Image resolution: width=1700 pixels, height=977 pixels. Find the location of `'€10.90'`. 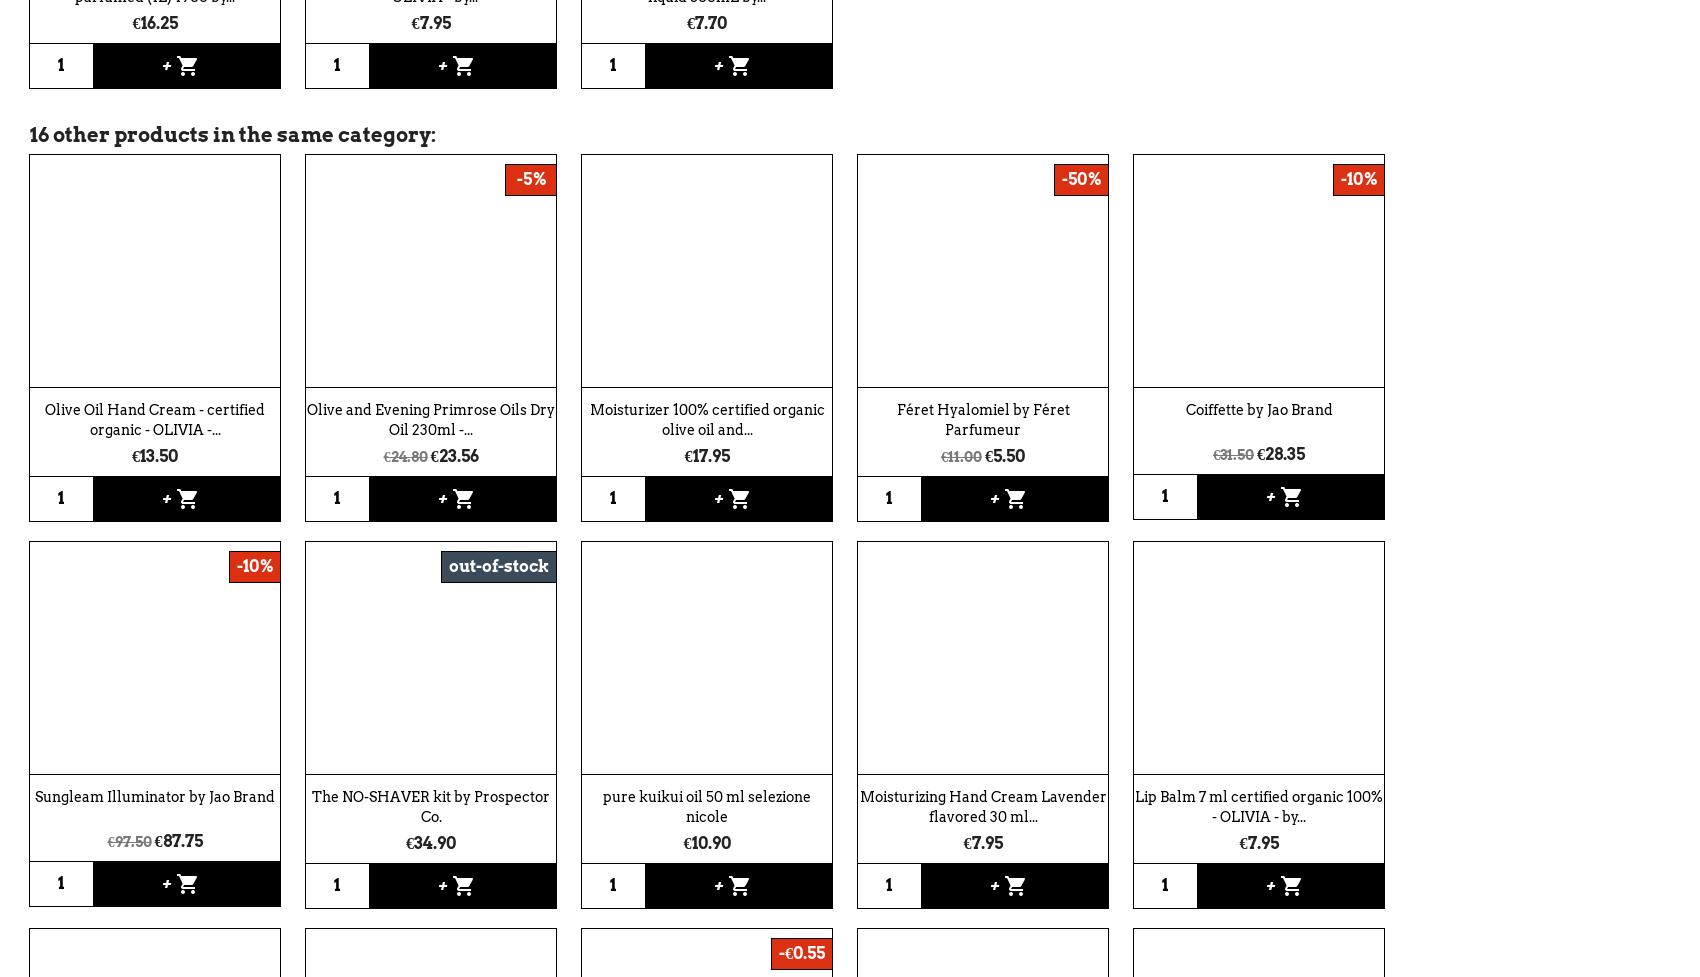

'€10.90' is located at coordinates (683, 841).